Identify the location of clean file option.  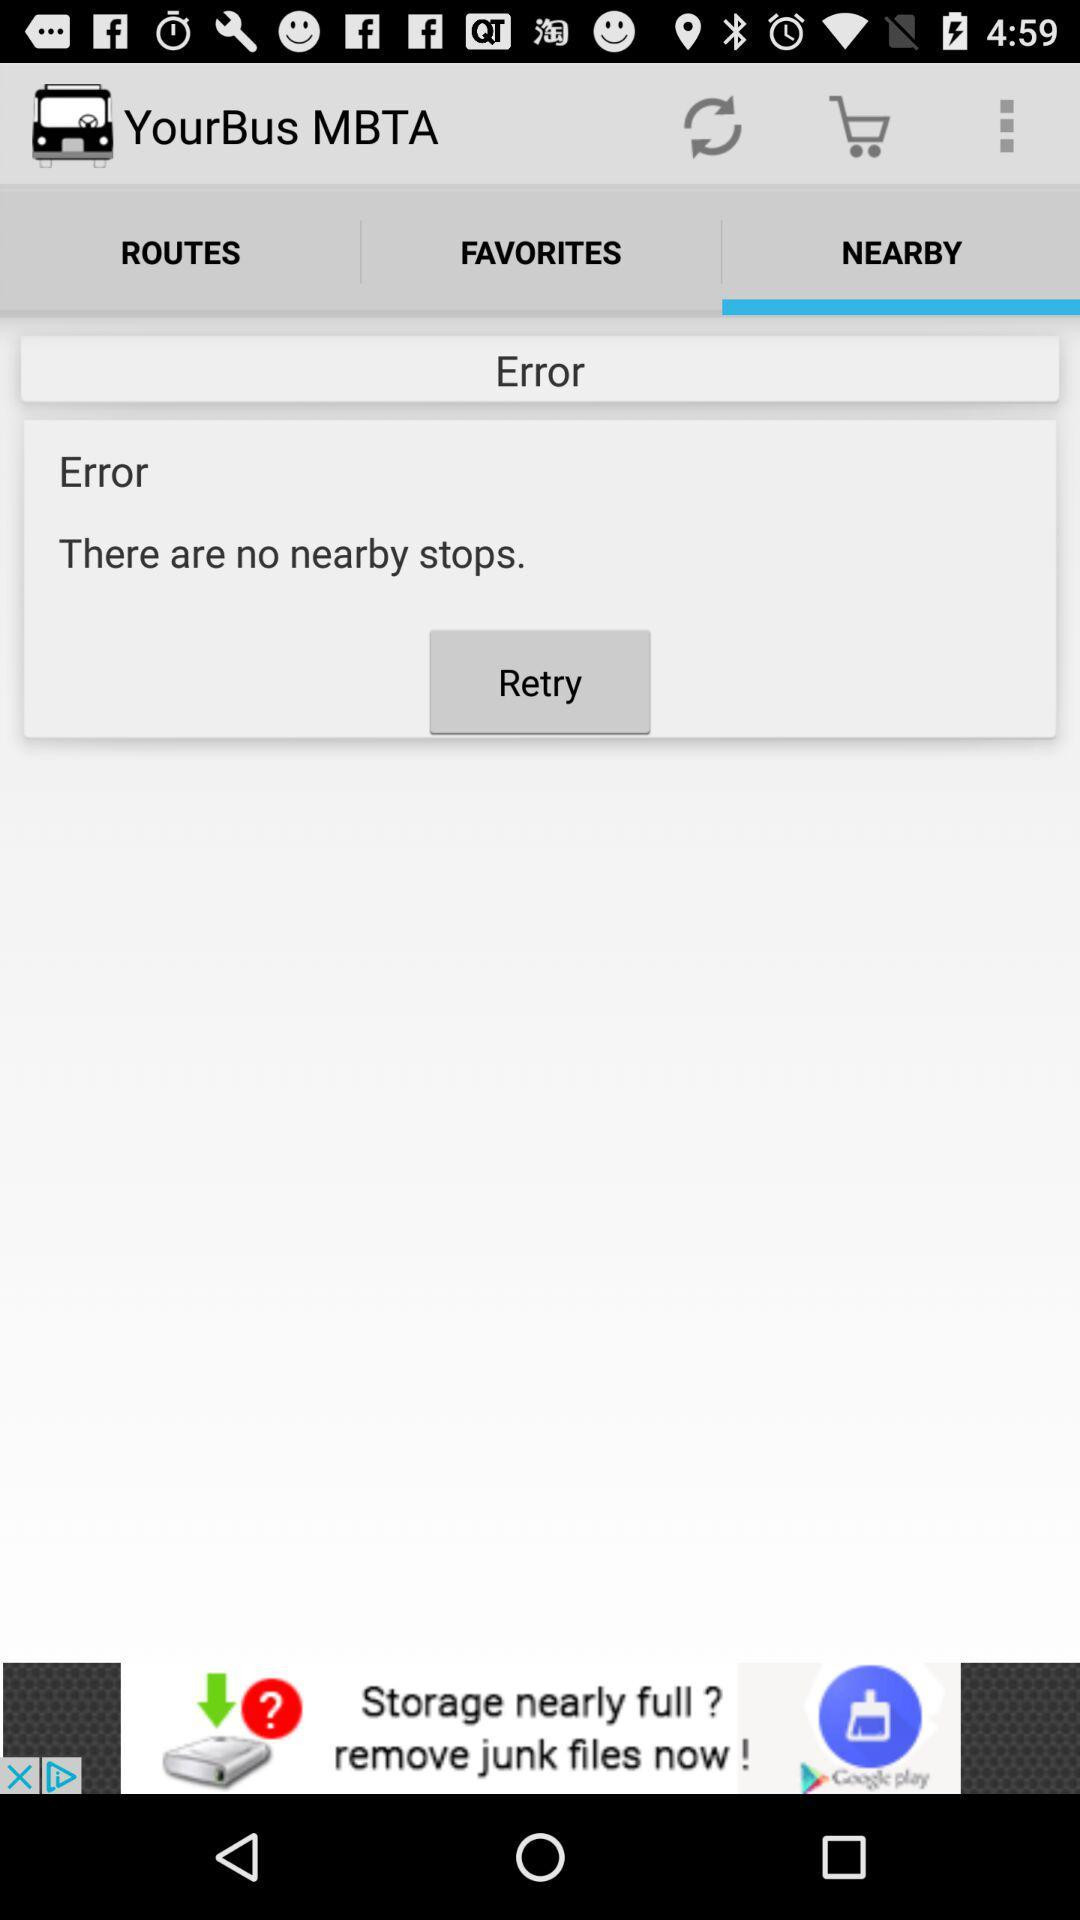
(540, 1727).